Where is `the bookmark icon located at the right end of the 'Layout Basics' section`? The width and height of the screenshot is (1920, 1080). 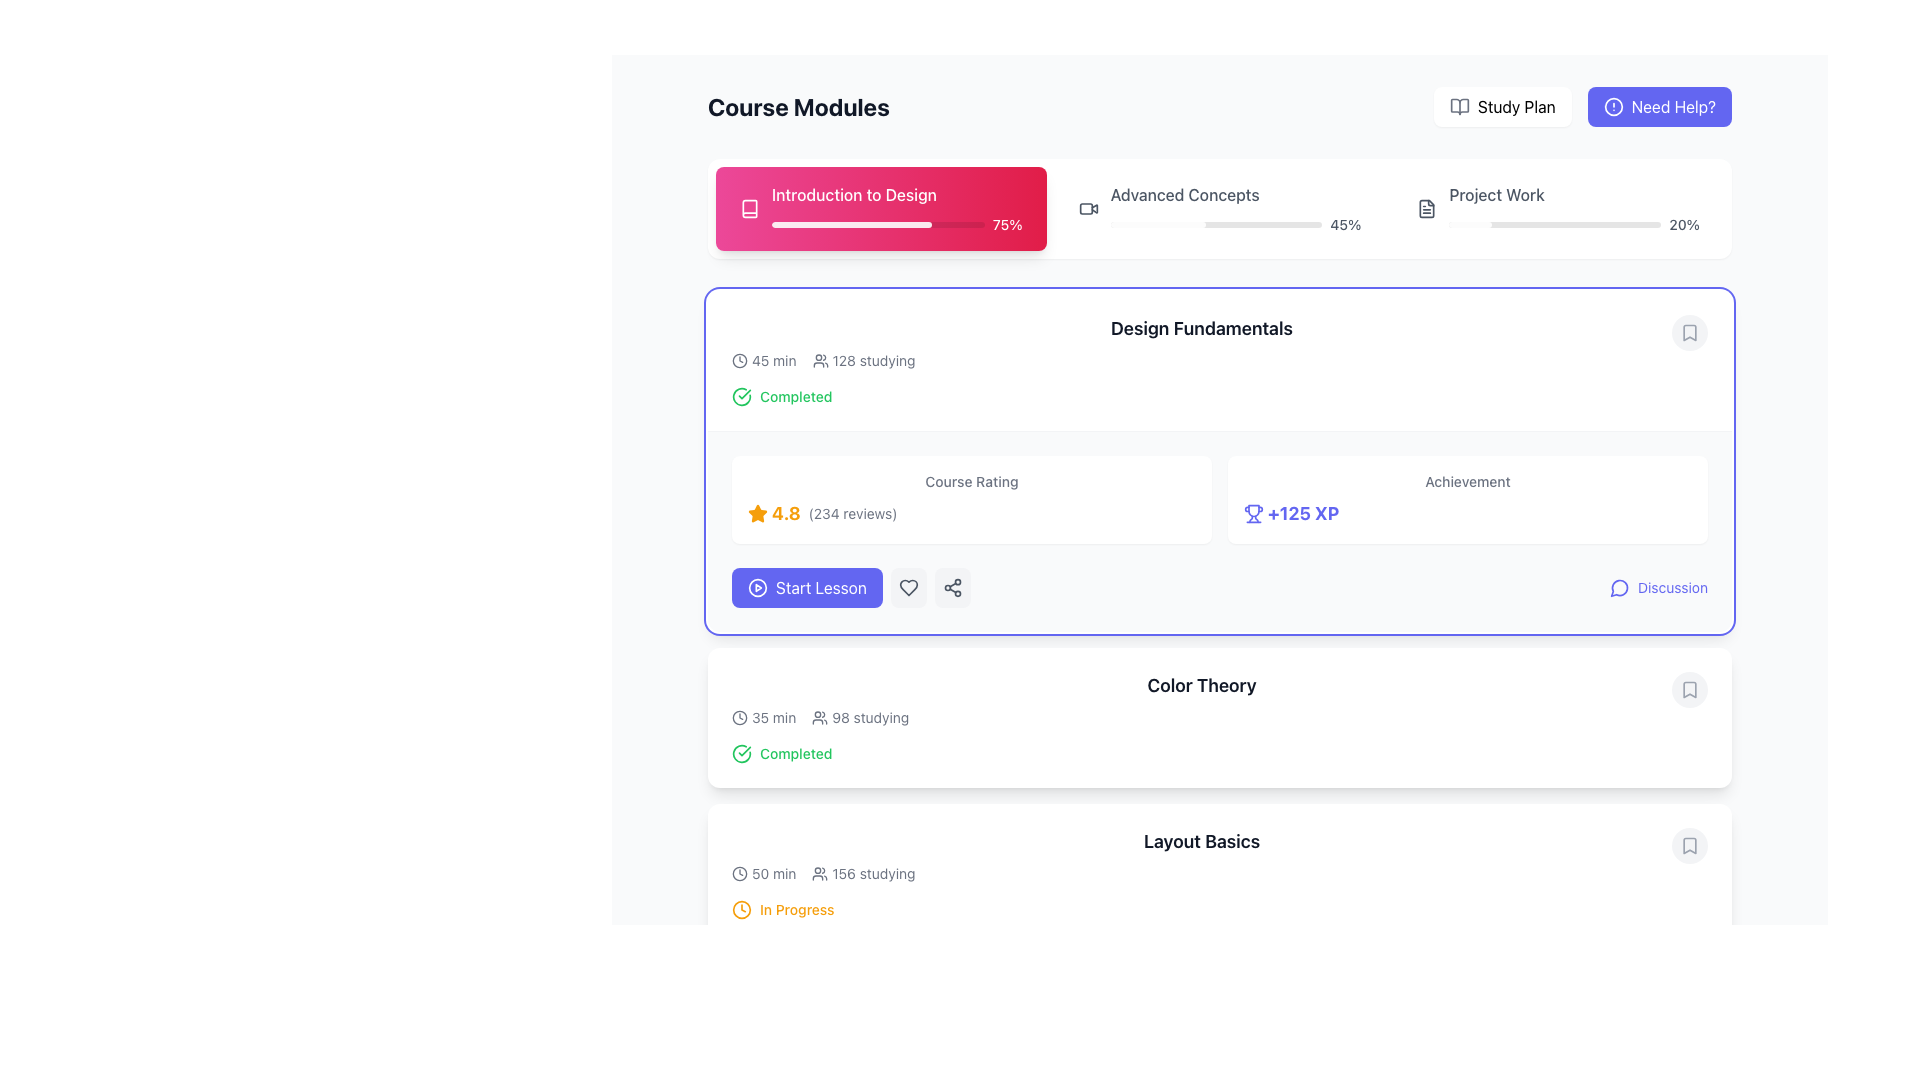
the bookmark icon located at the right end of the 'Layout Basics' section is located at coordinates (1688, 845).